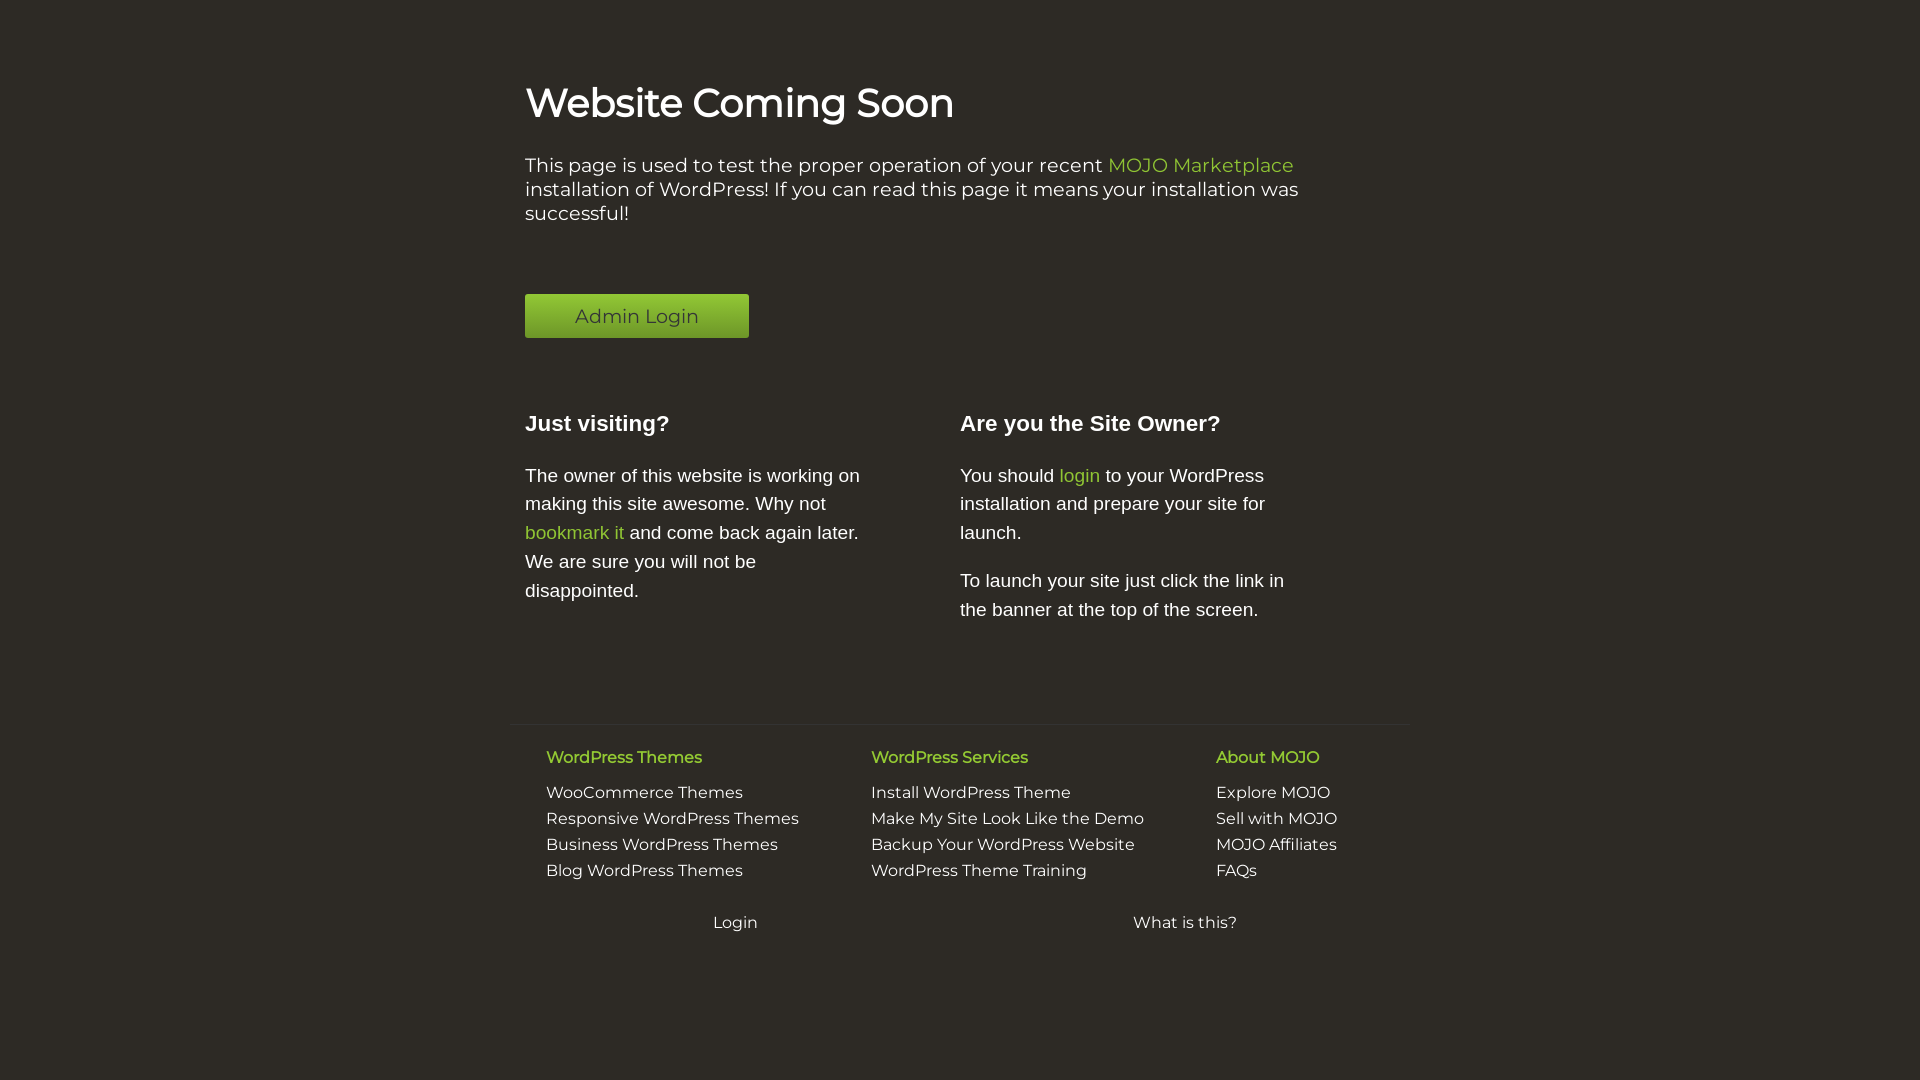  What do you see at coordinates (1275, 818) in the screenshot?
I see `'Sell with MOJO'` at bounding box center [1275, 818].